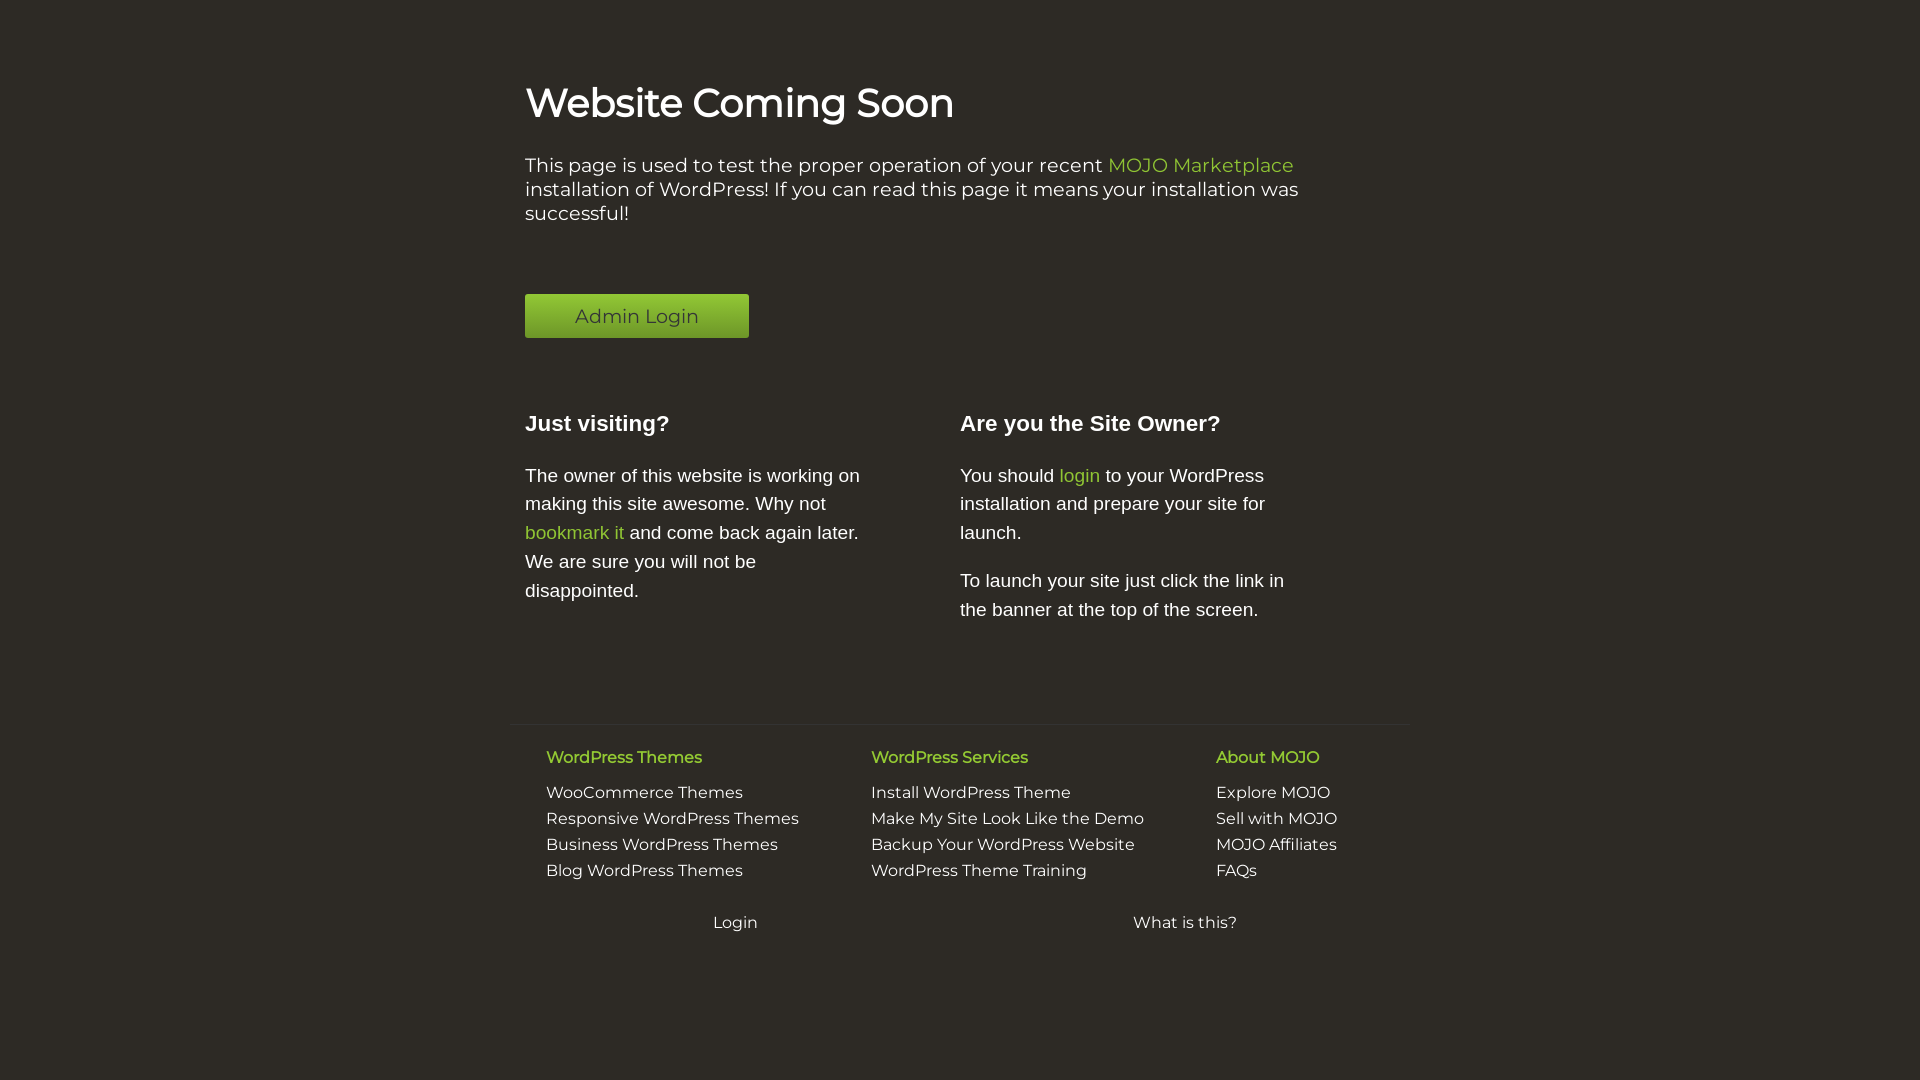  What do you see at coordinates (1275, 818) in the screenshot?
I see `'Sell with MOJO'` at bounding box center [1275, 818].